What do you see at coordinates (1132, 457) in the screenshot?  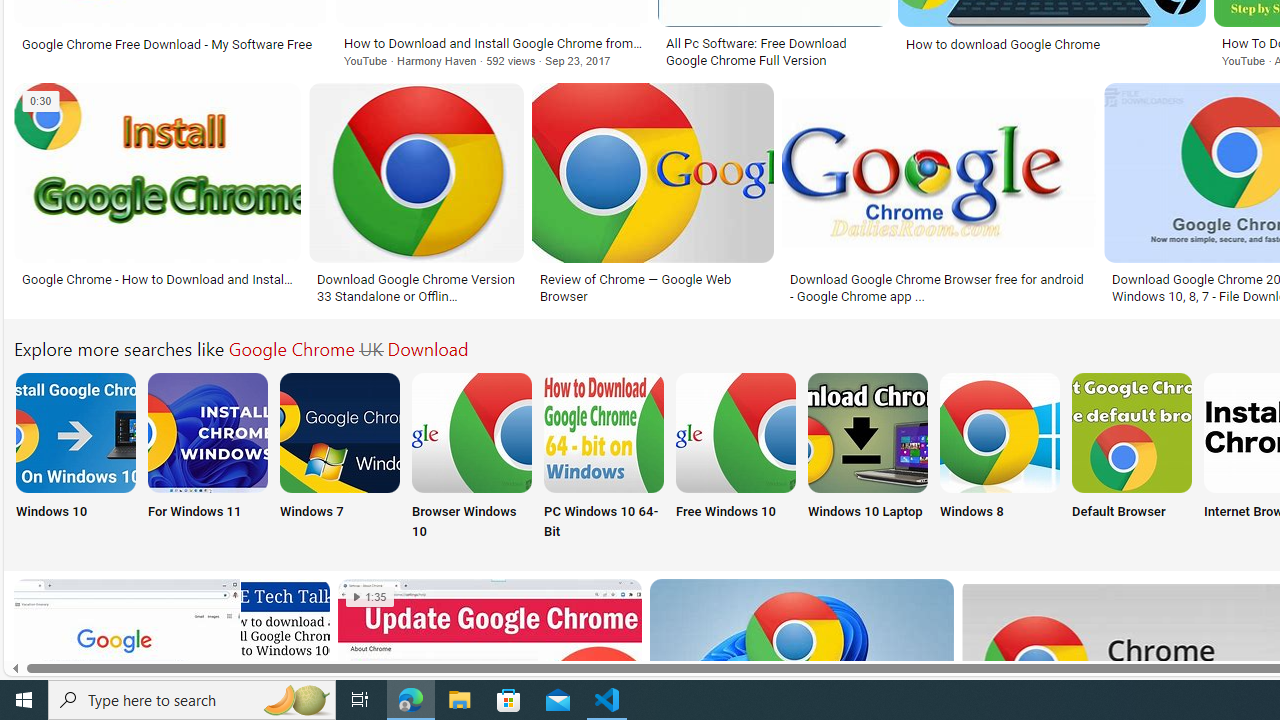 I see `'Default Browser'` at bounding box center [1132, 457].